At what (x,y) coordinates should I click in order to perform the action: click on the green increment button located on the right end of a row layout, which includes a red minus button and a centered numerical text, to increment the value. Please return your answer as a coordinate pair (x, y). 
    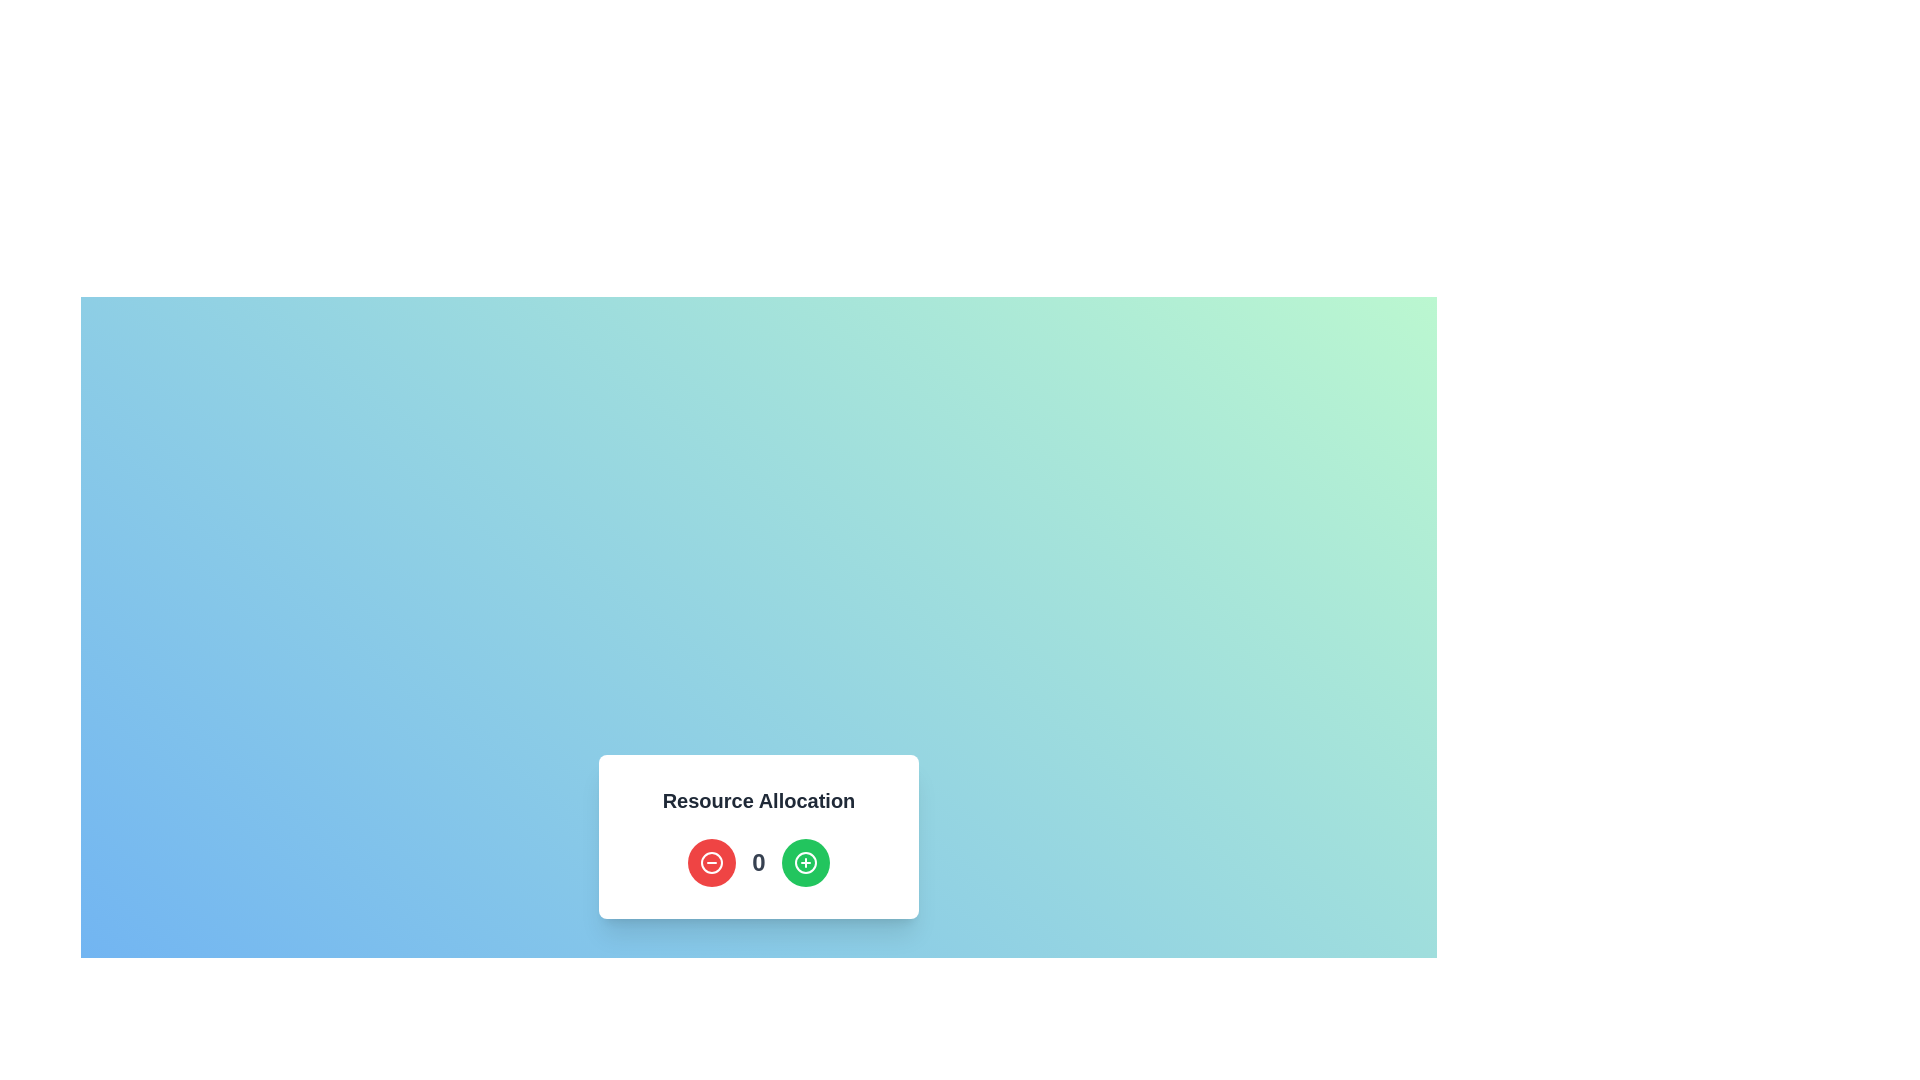
    Looking at the image, I should click on (805, 862).